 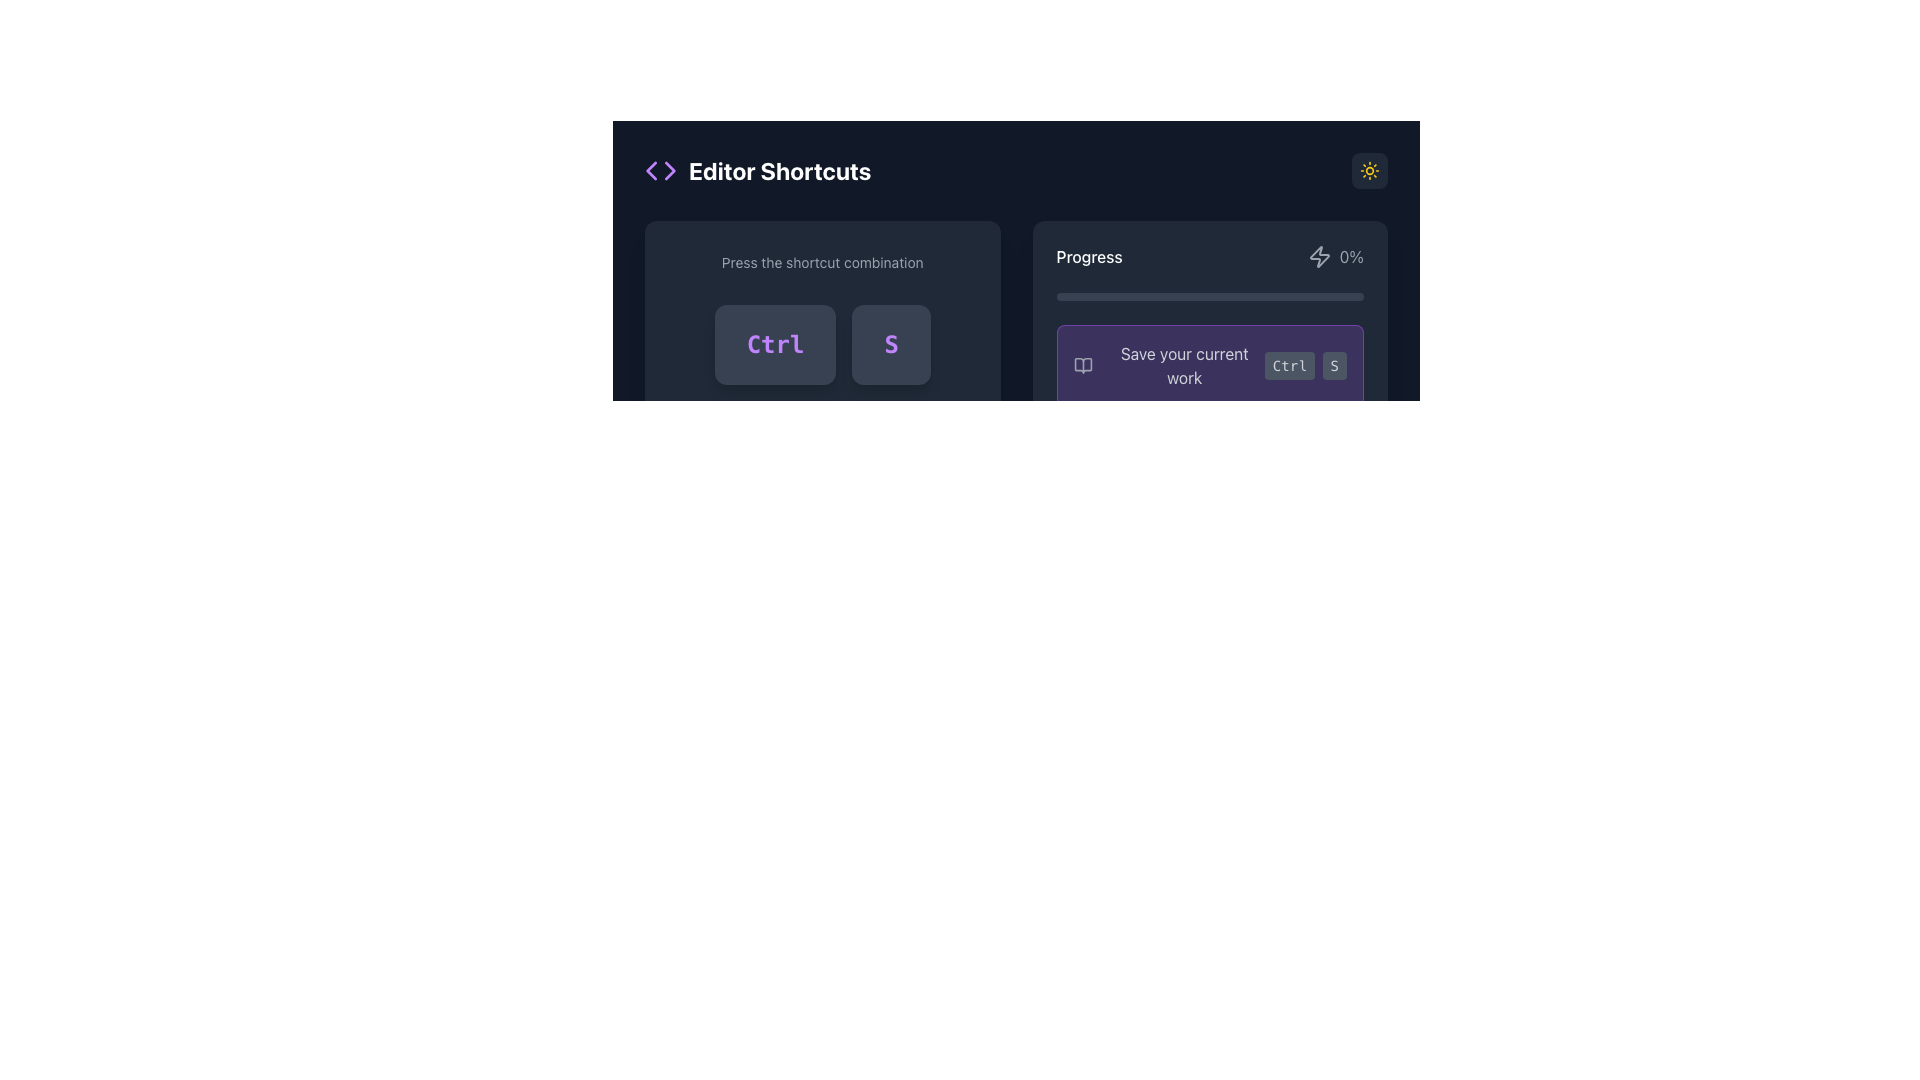 I want to click on the programming icon positioned to the left of the 'Editor Shortcuts' title, so click(x=661, y=169).